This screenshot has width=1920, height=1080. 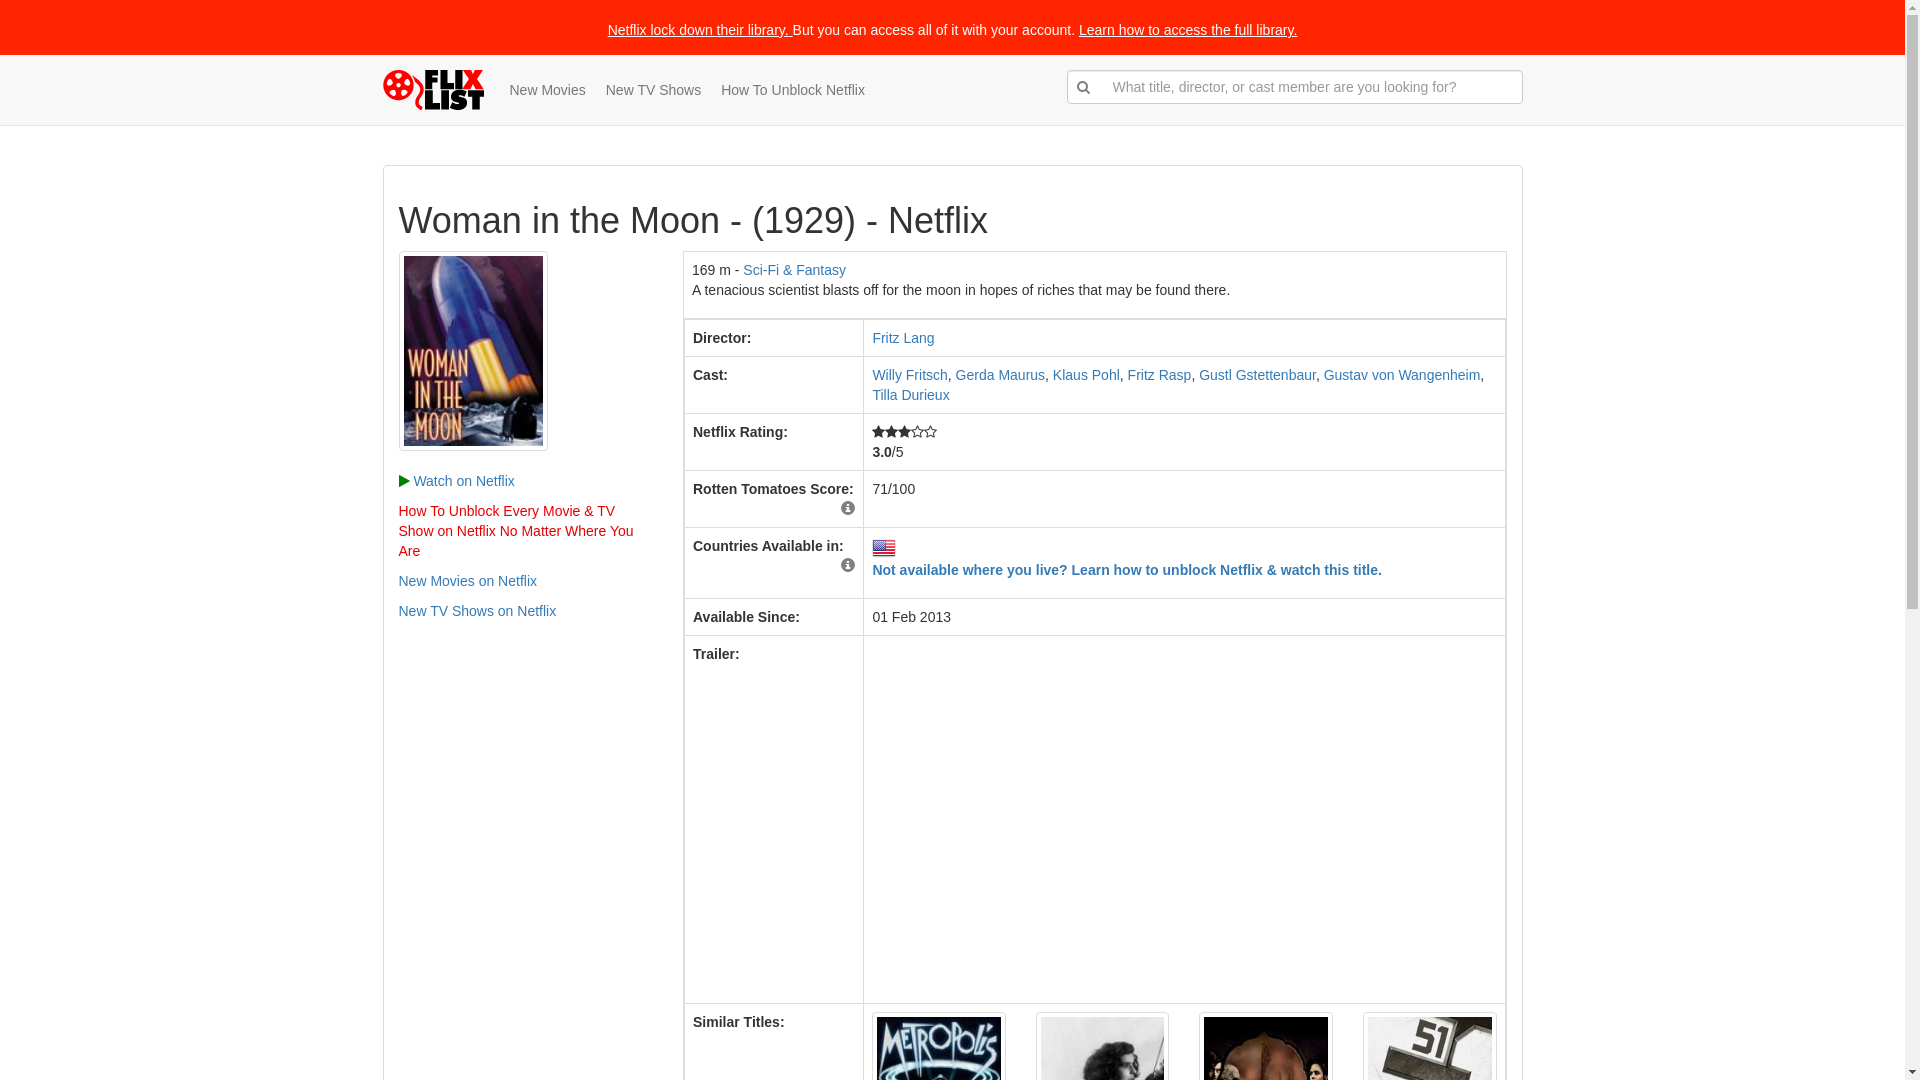 I want to click on 'Gerda Maurus', so click(x=954, y=374).